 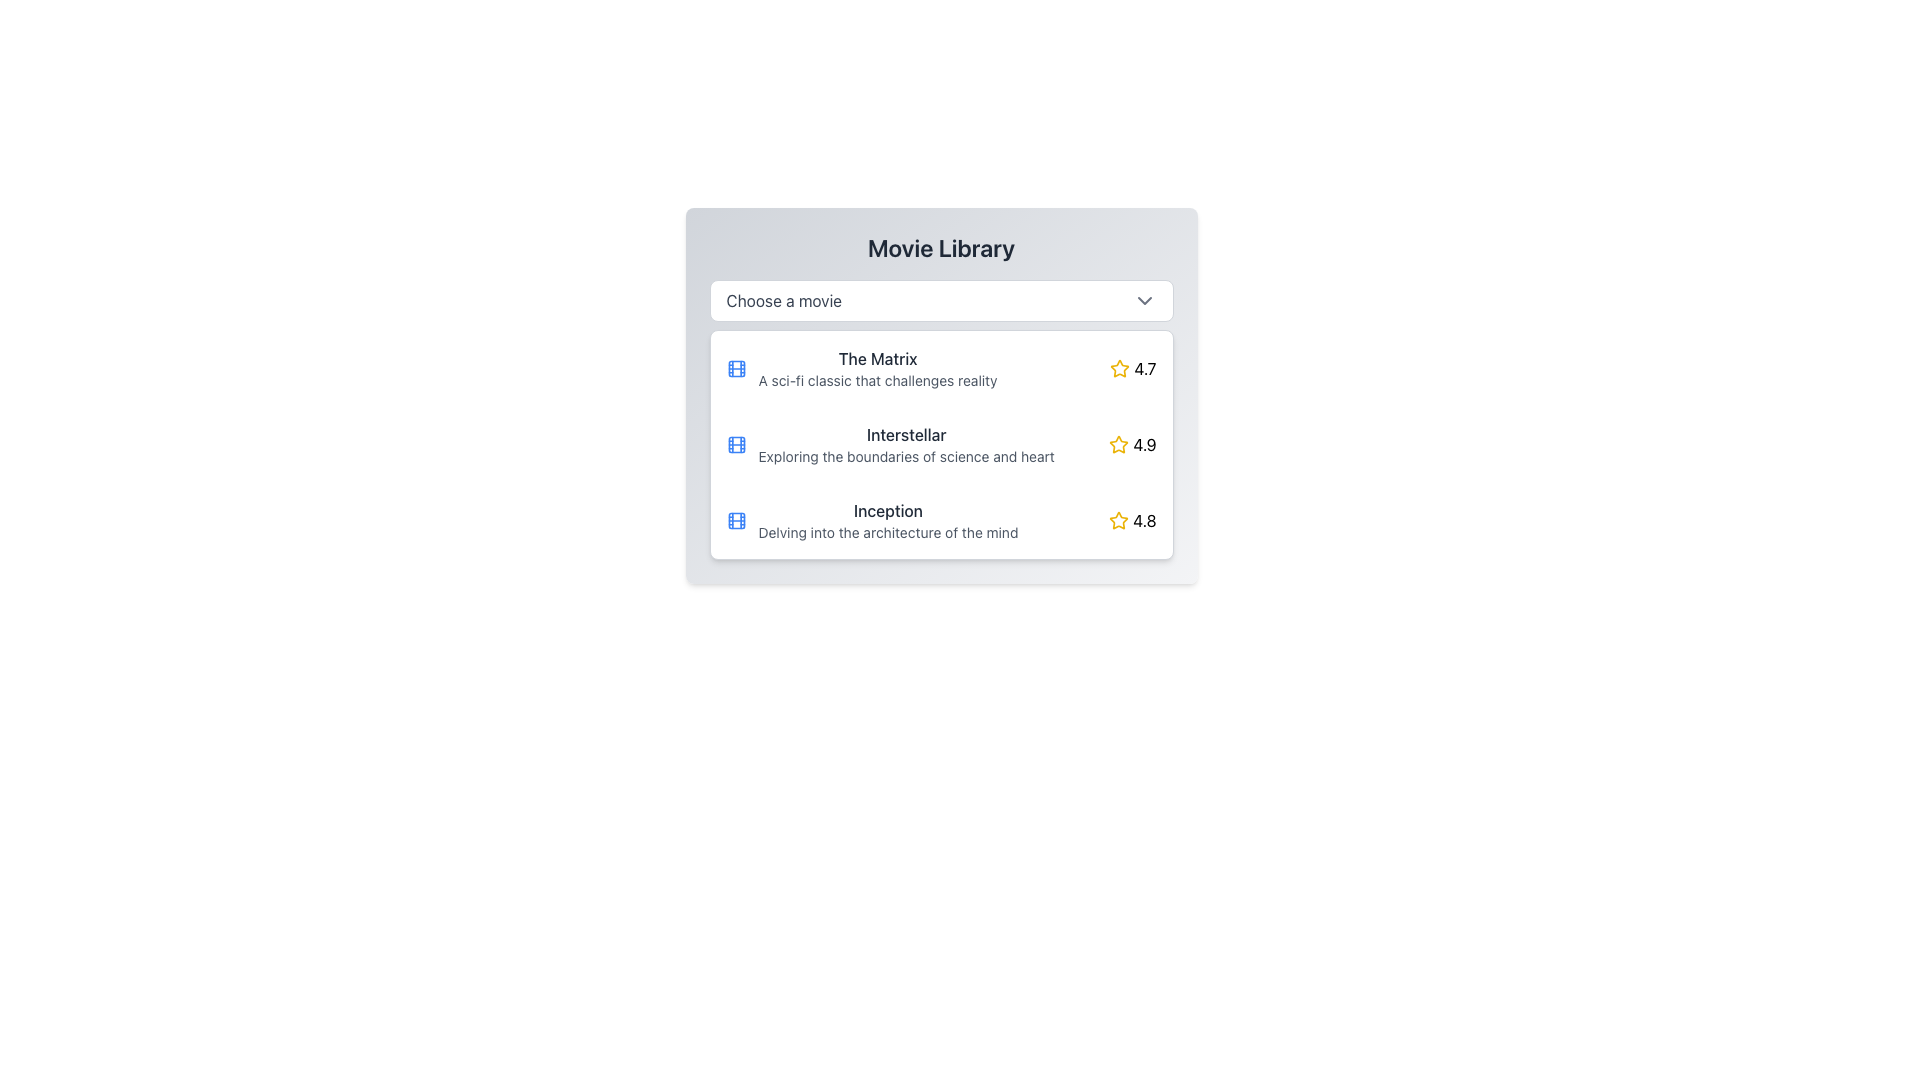 What do you see at coordinates (905, 434) in the screenshot?
I see `the movie title text label in the second item of the 'Movie Library' list` at bounding box center [905, 434].